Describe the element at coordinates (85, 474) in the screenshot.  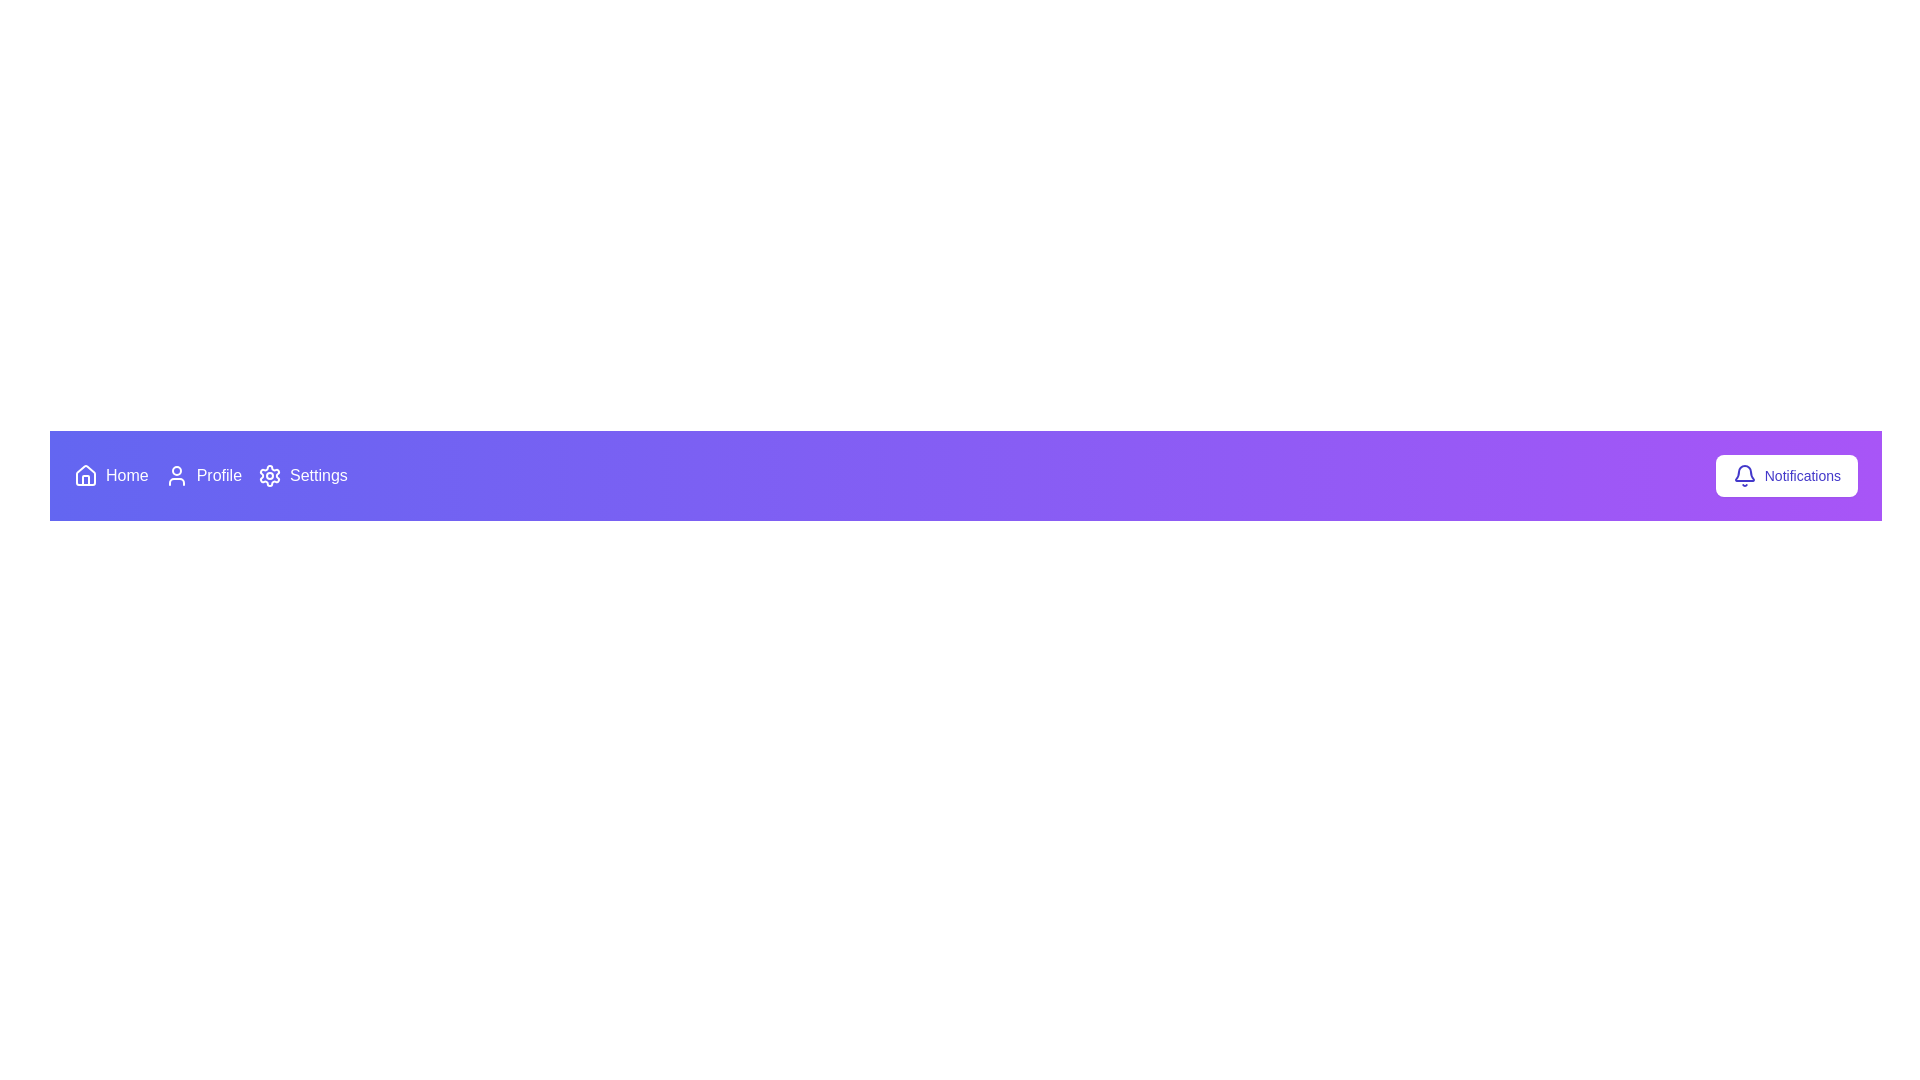
I see `the home button SVG icon located in the top navigation bar` at that location.